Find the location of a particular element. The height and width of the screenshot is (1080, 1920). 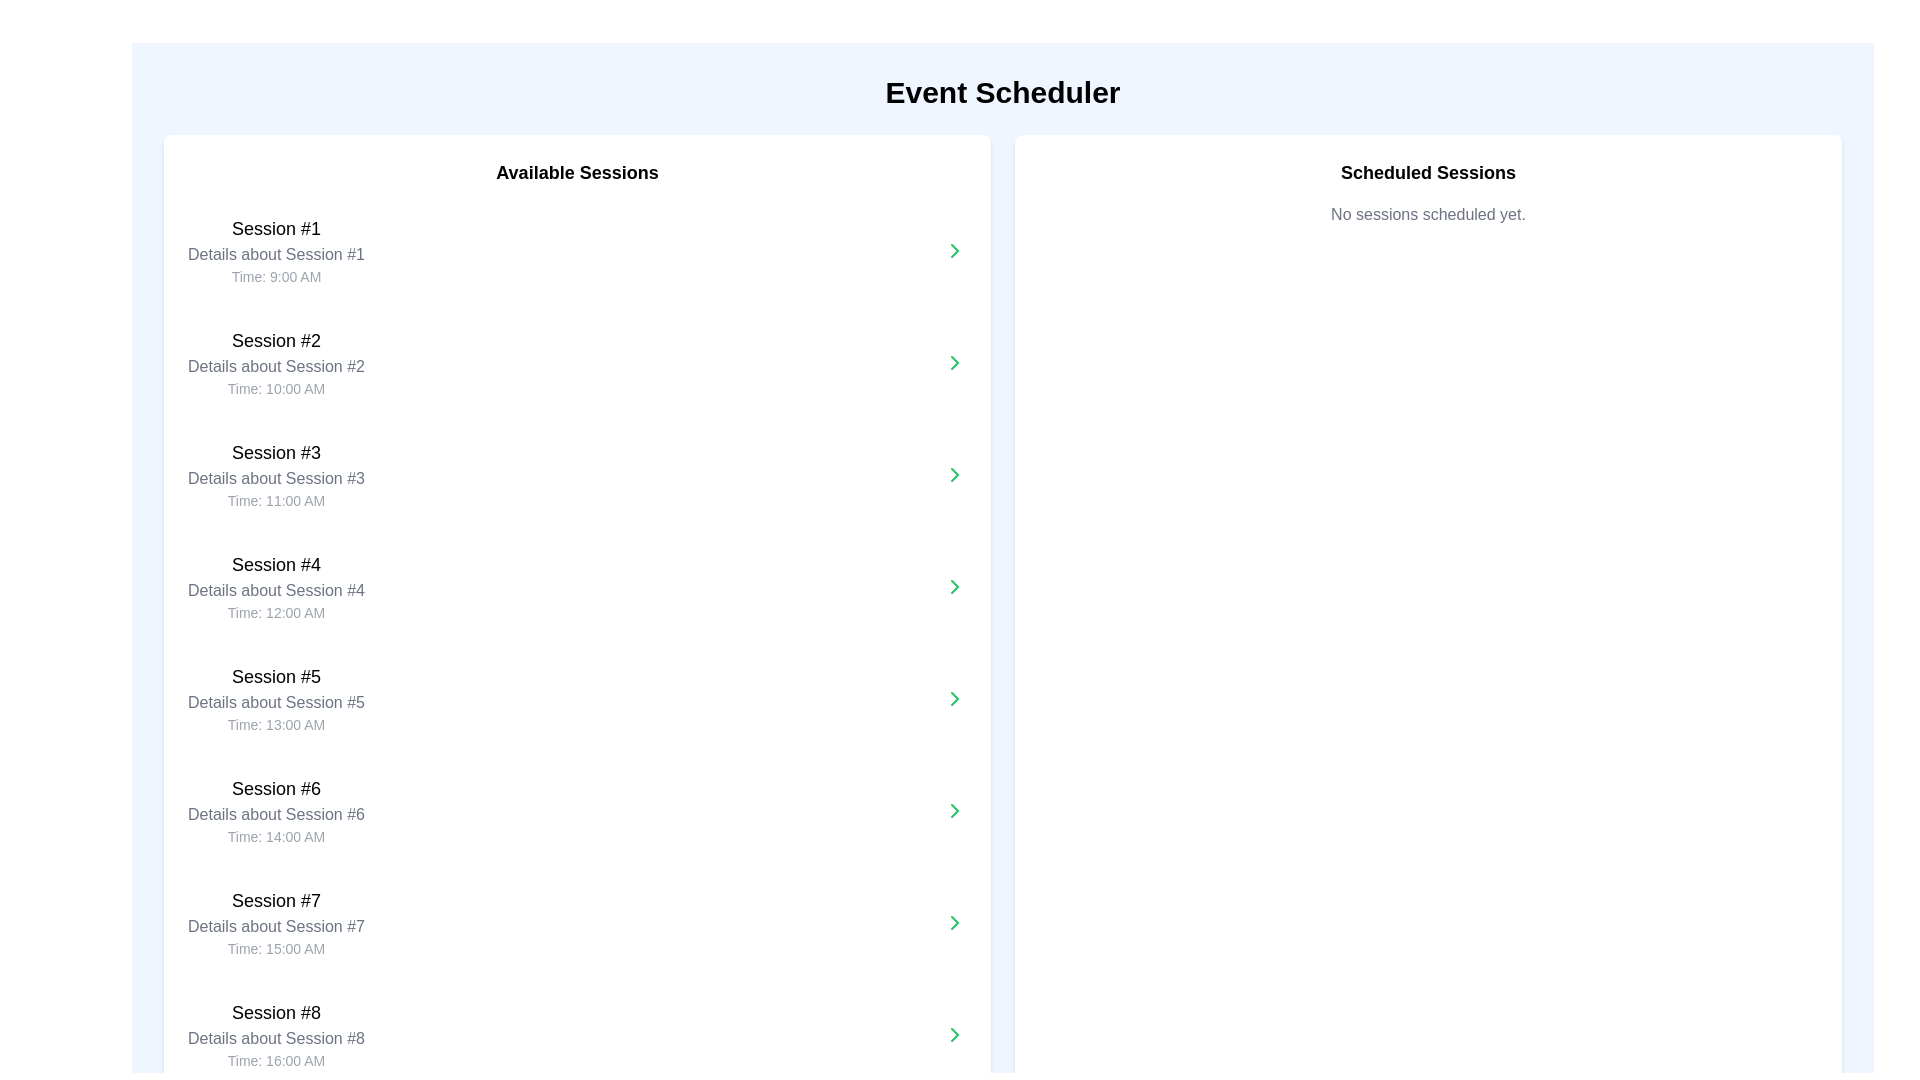

the chevron-right arrow icon with a green outline located next to 'Session #4' in the 'Available Sessions' section to proceed to the session's details is located at coordinates (954, 585).